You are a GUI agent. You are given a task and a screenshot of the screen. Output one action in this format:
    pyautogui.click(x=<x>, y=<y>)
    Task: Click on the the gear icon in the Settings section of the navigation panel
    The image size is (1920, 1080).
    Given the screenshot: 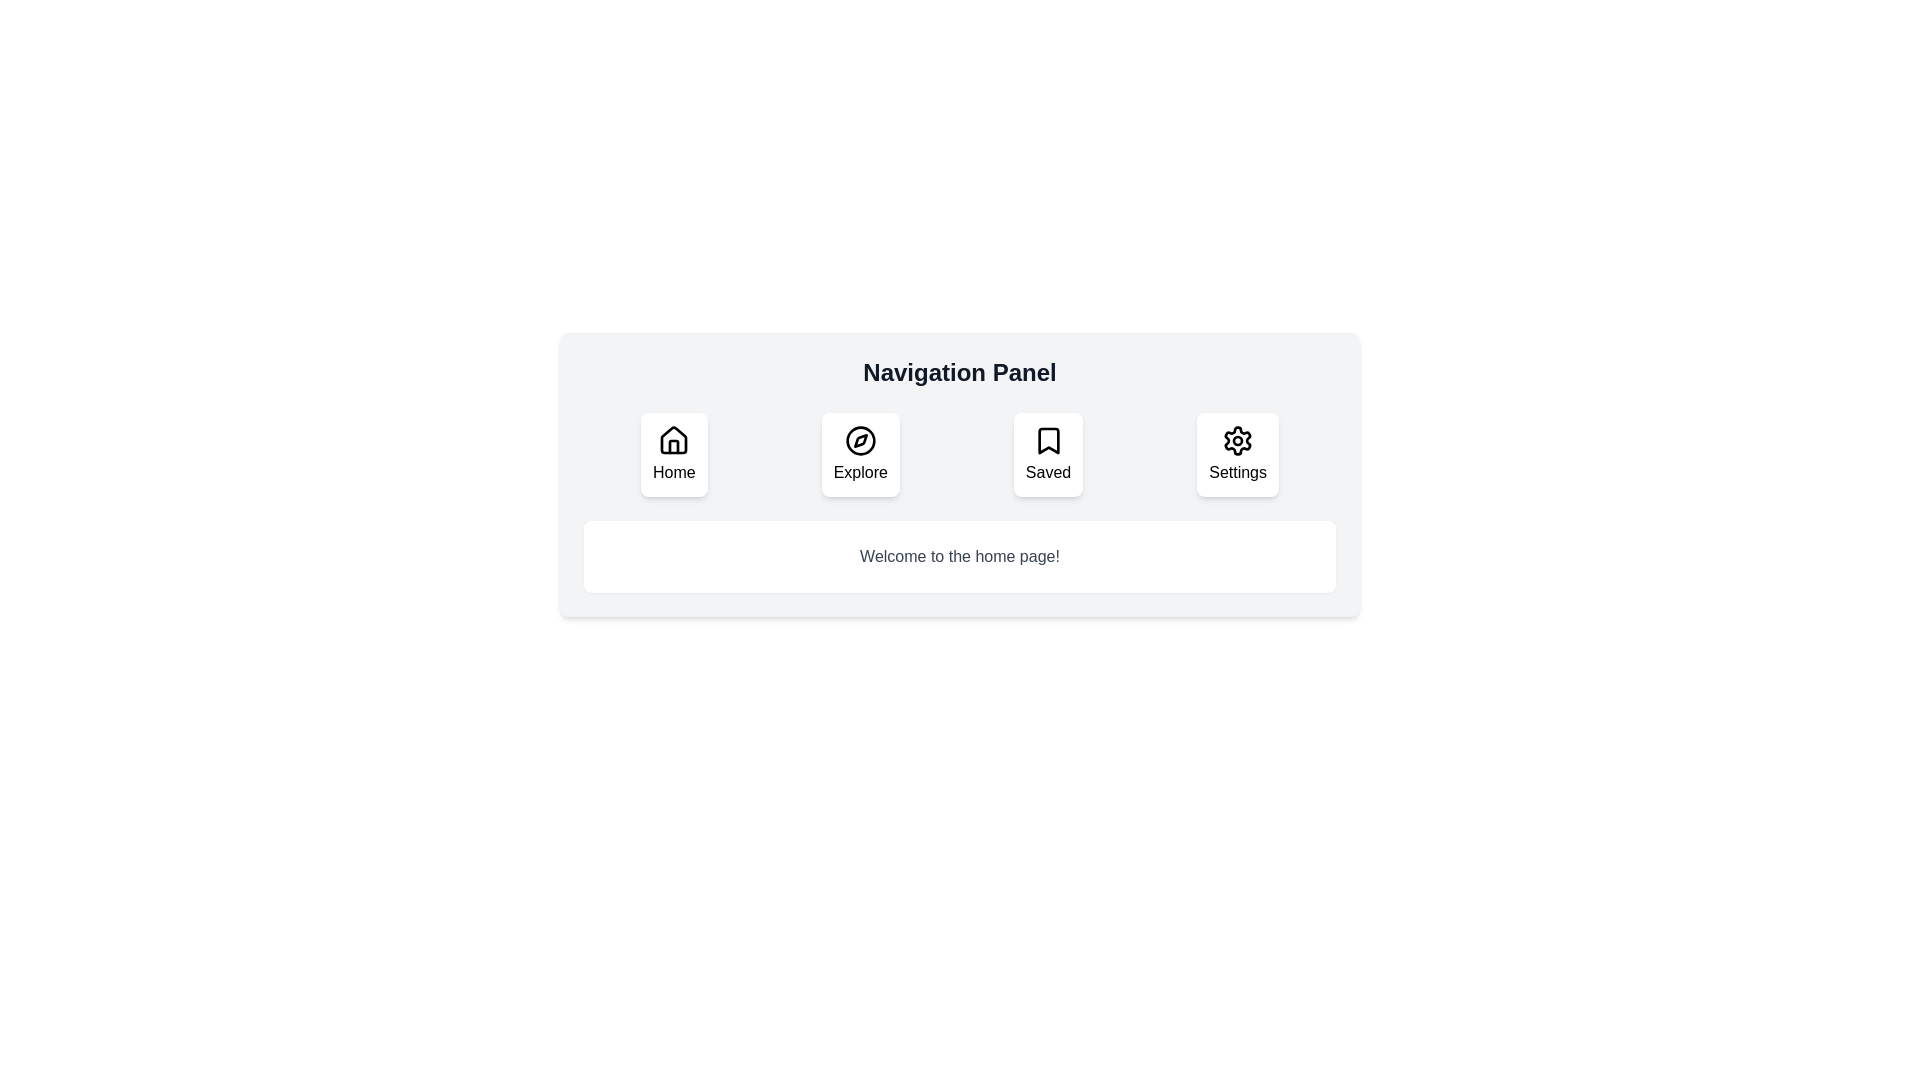 What is the action you would take?
    pyautogui.click(x=1237, y=439)
    